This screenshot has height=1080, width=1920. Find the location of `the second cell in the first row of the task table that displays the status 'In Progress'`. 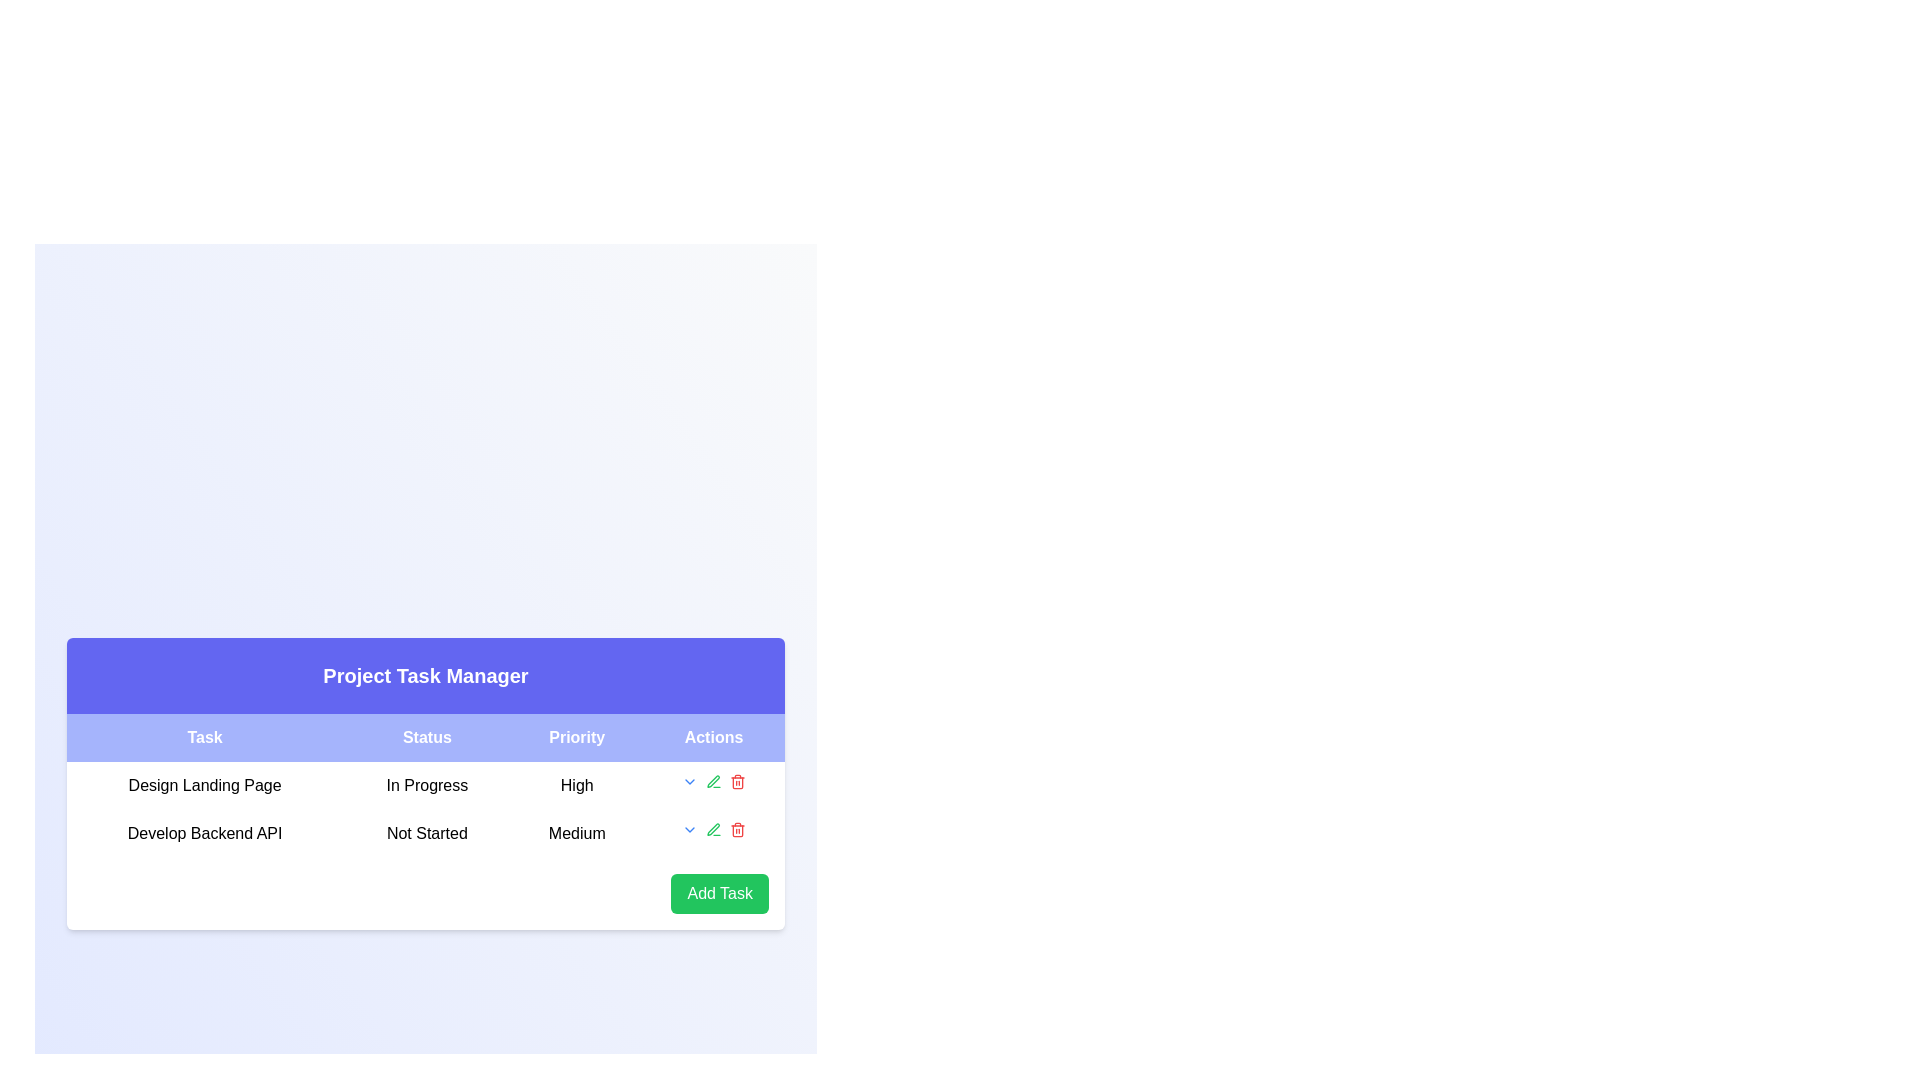

the second cell in the first row of the task table that displays the status 'In Progress' is located at coordinates (425, 810).